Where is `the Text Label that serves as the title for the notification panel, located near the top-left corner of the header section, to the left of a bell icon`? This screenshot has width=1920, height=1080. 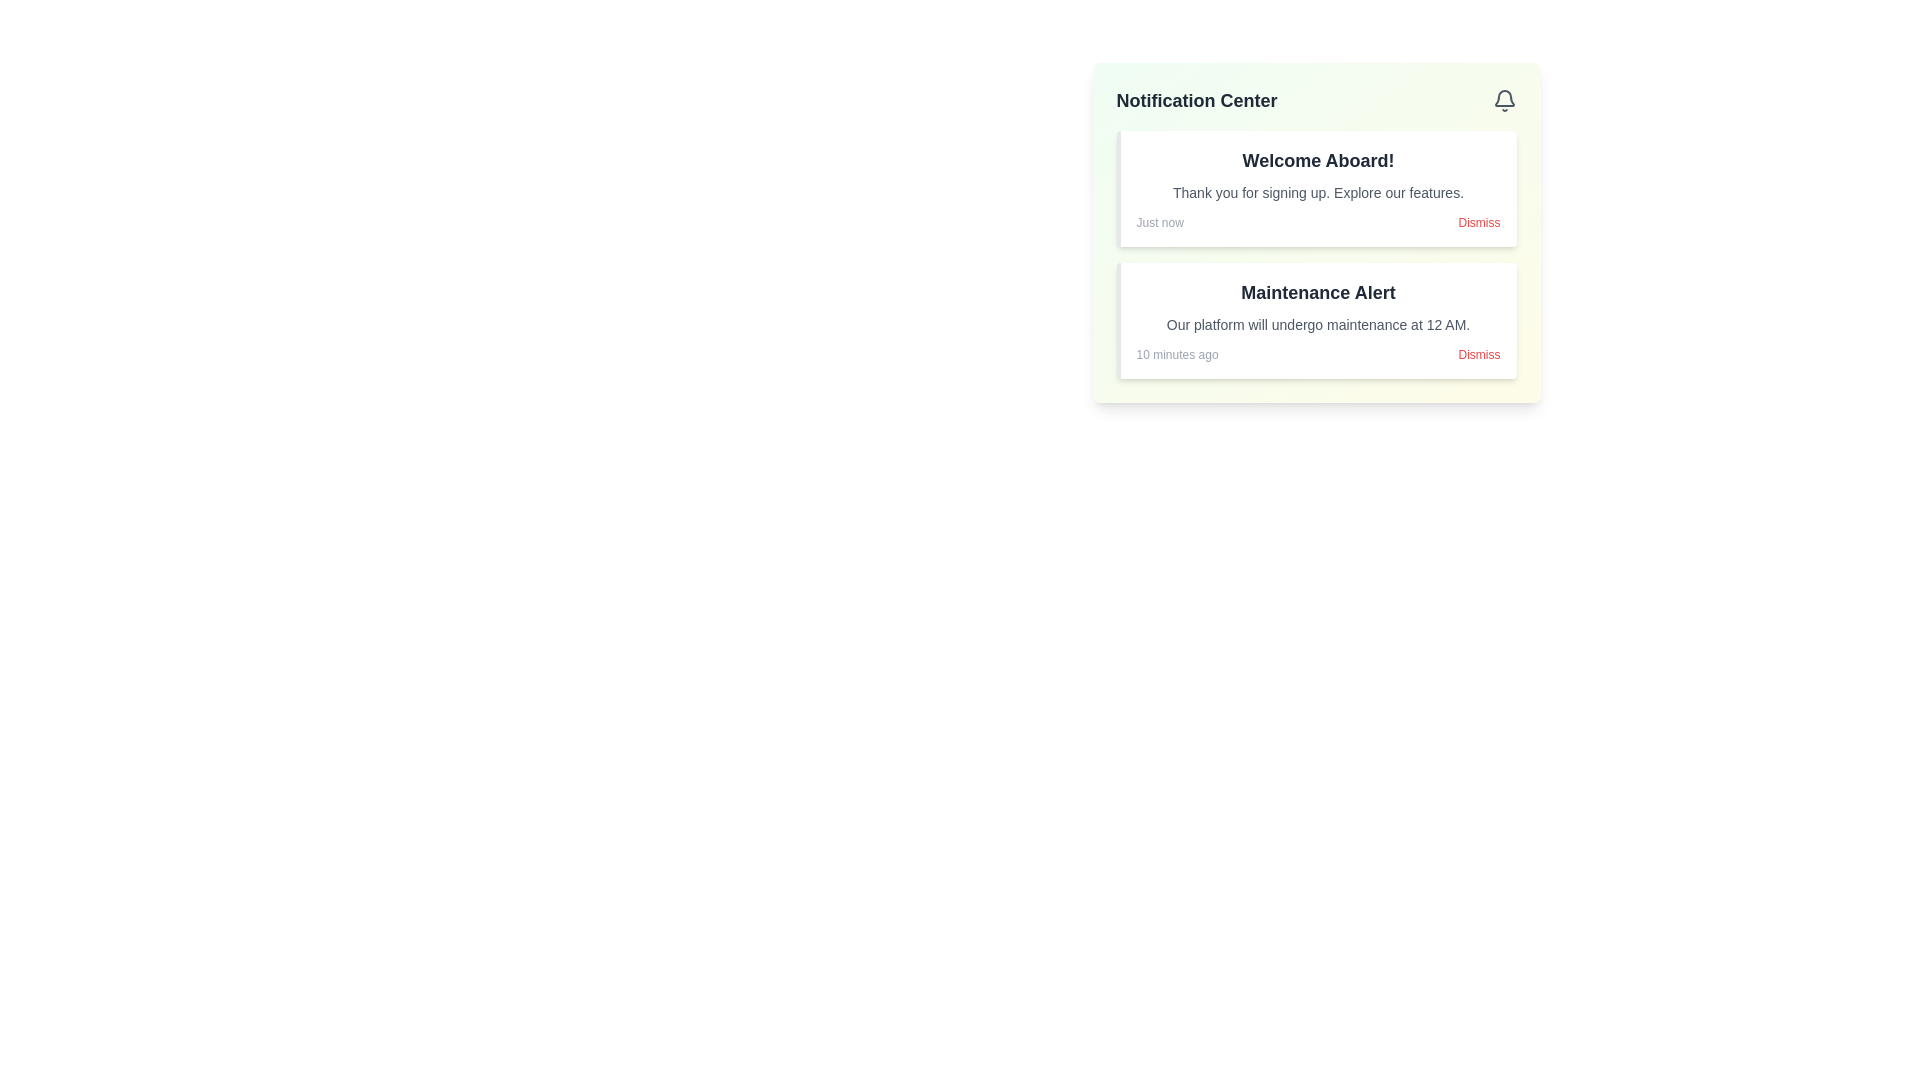 the Text Label that serves as the title for the notification panel, located near the top-left corner of the header section, to the left of a bell icon is located at coordinates (1196, 100).